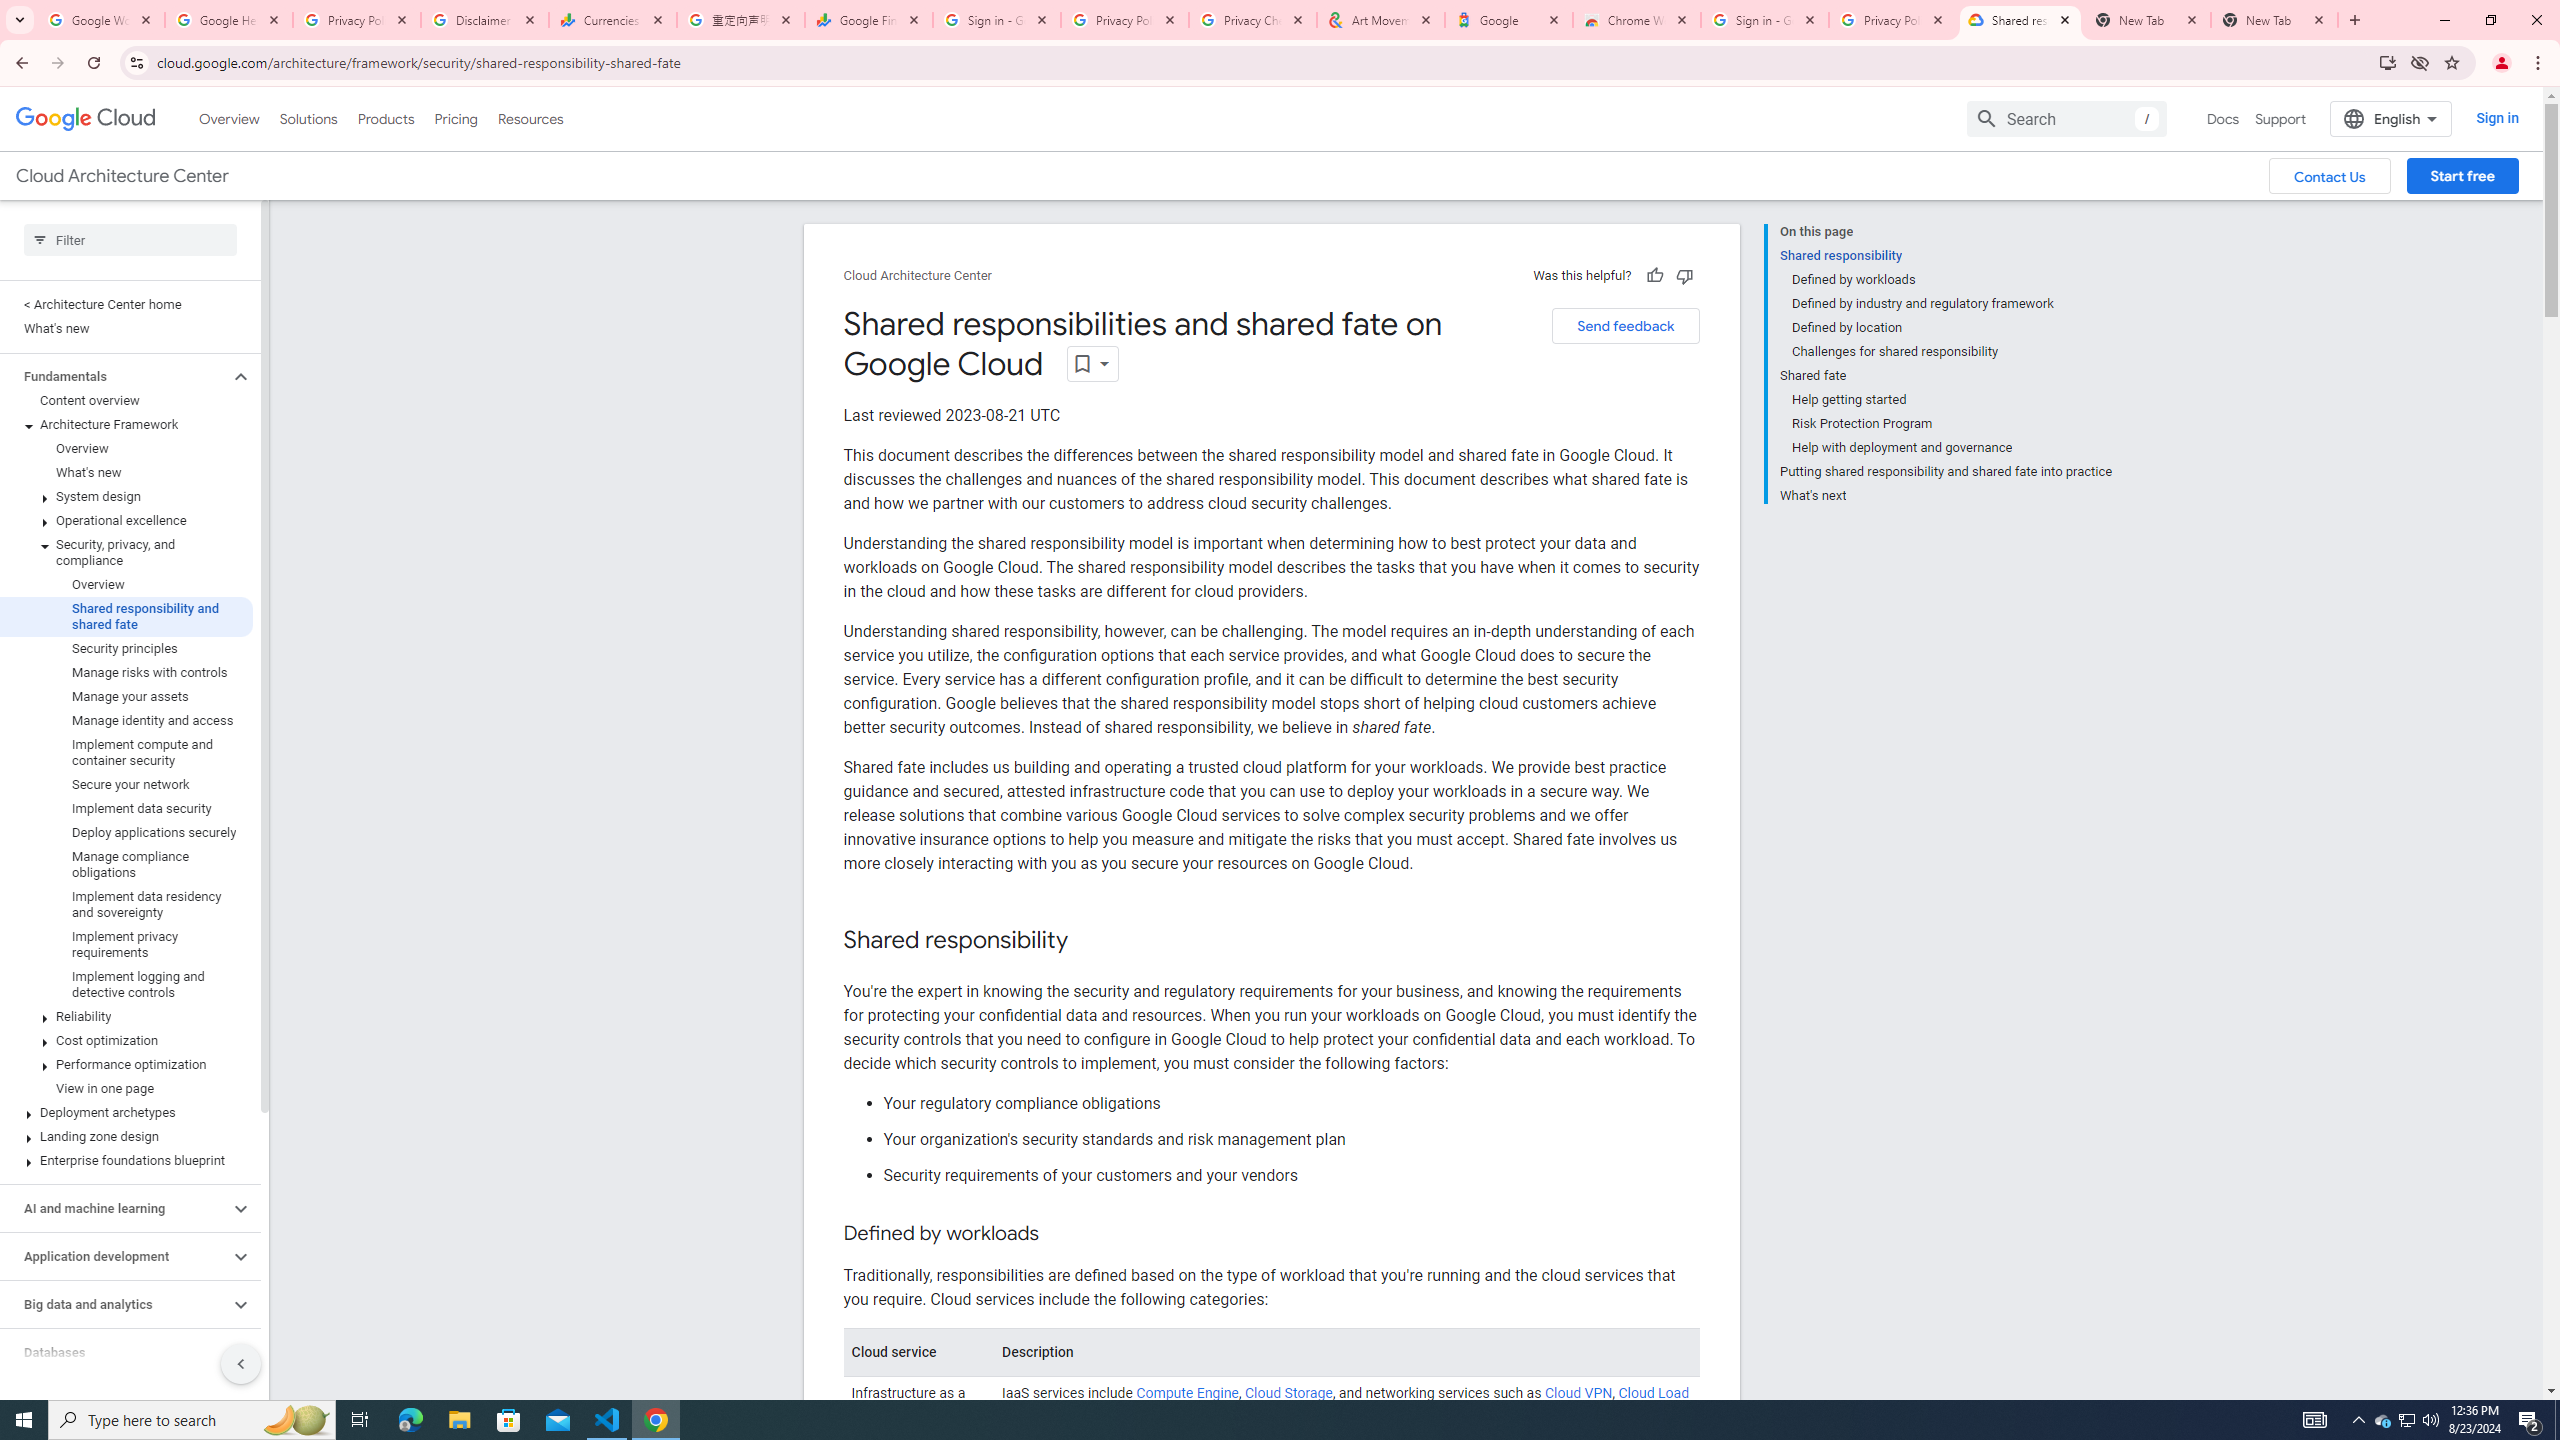 This screenshot has height=1440, width=2560. Describe the element at coordinates (126, 1135) in the screenshot. I see `'Landing zone design'` at that location.